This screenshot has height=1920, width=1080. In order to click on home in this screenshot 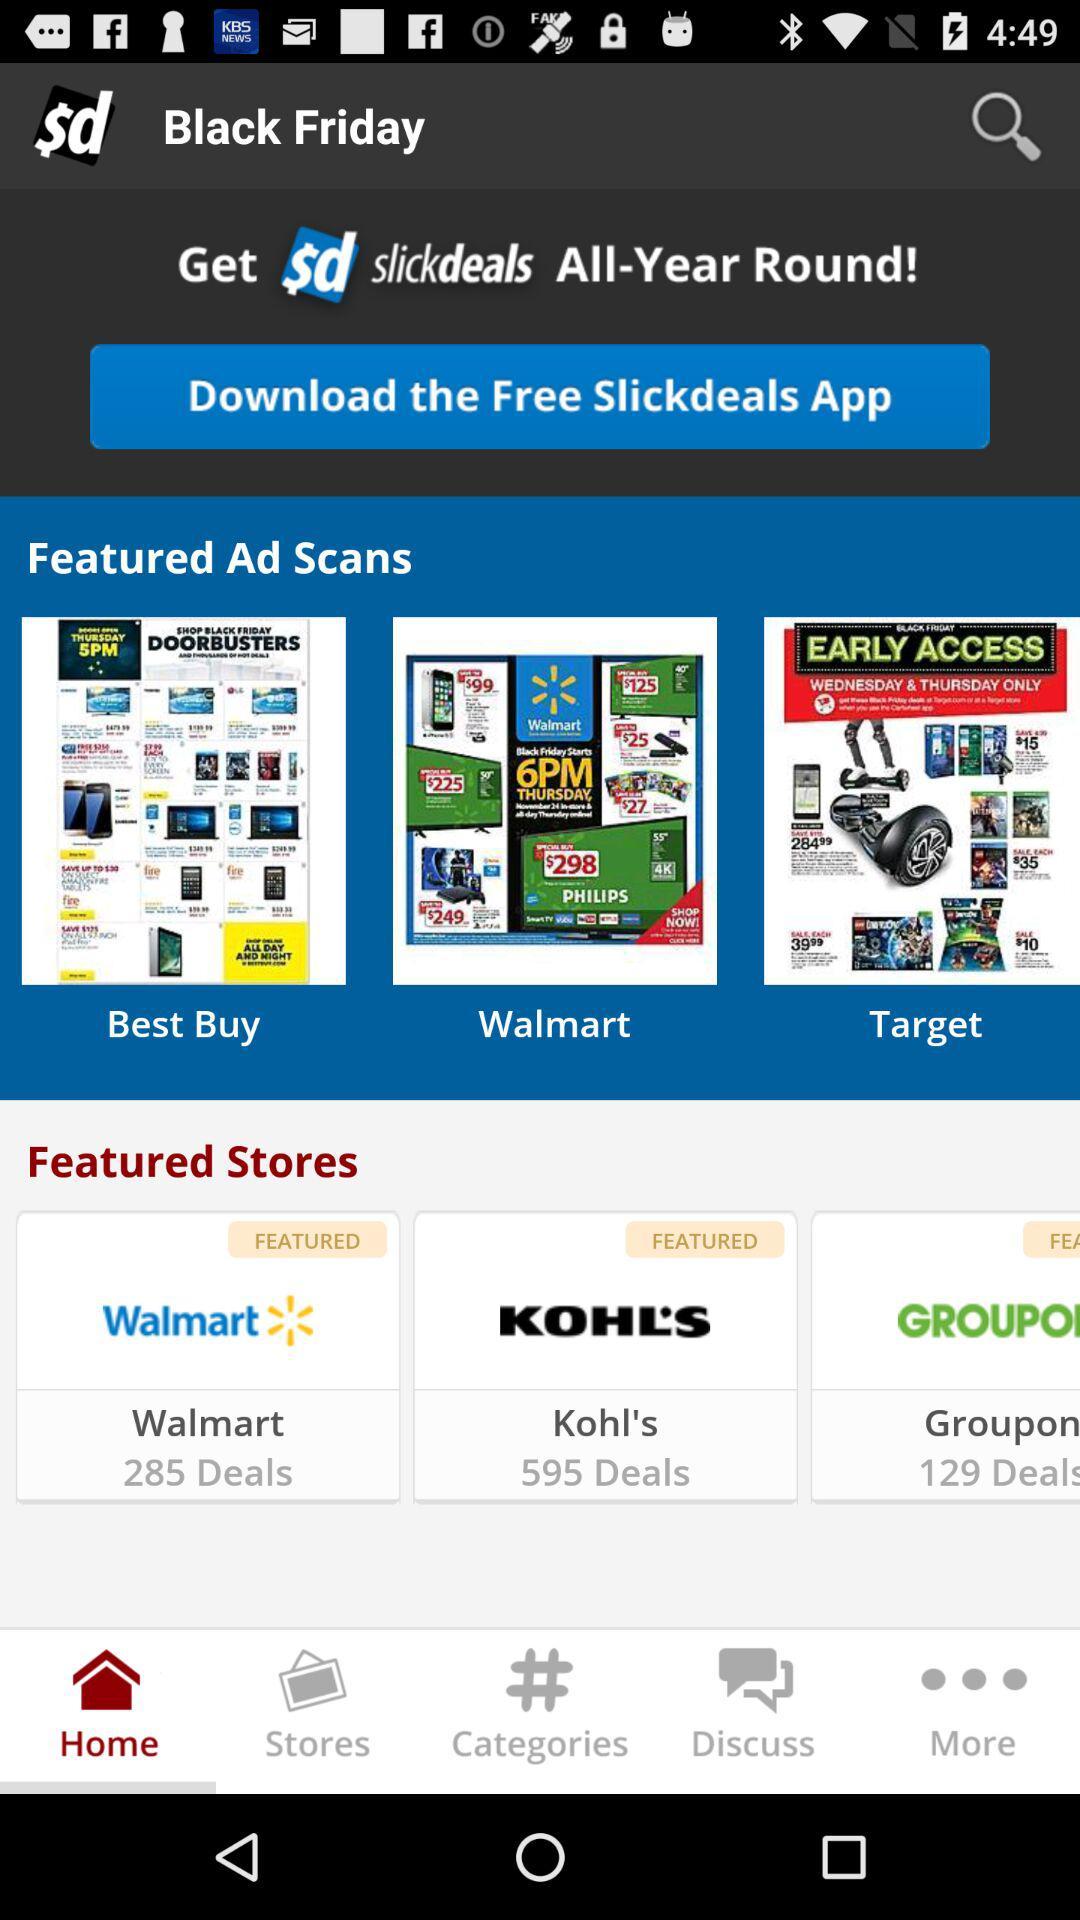, I will do `click(108, 1715)`.